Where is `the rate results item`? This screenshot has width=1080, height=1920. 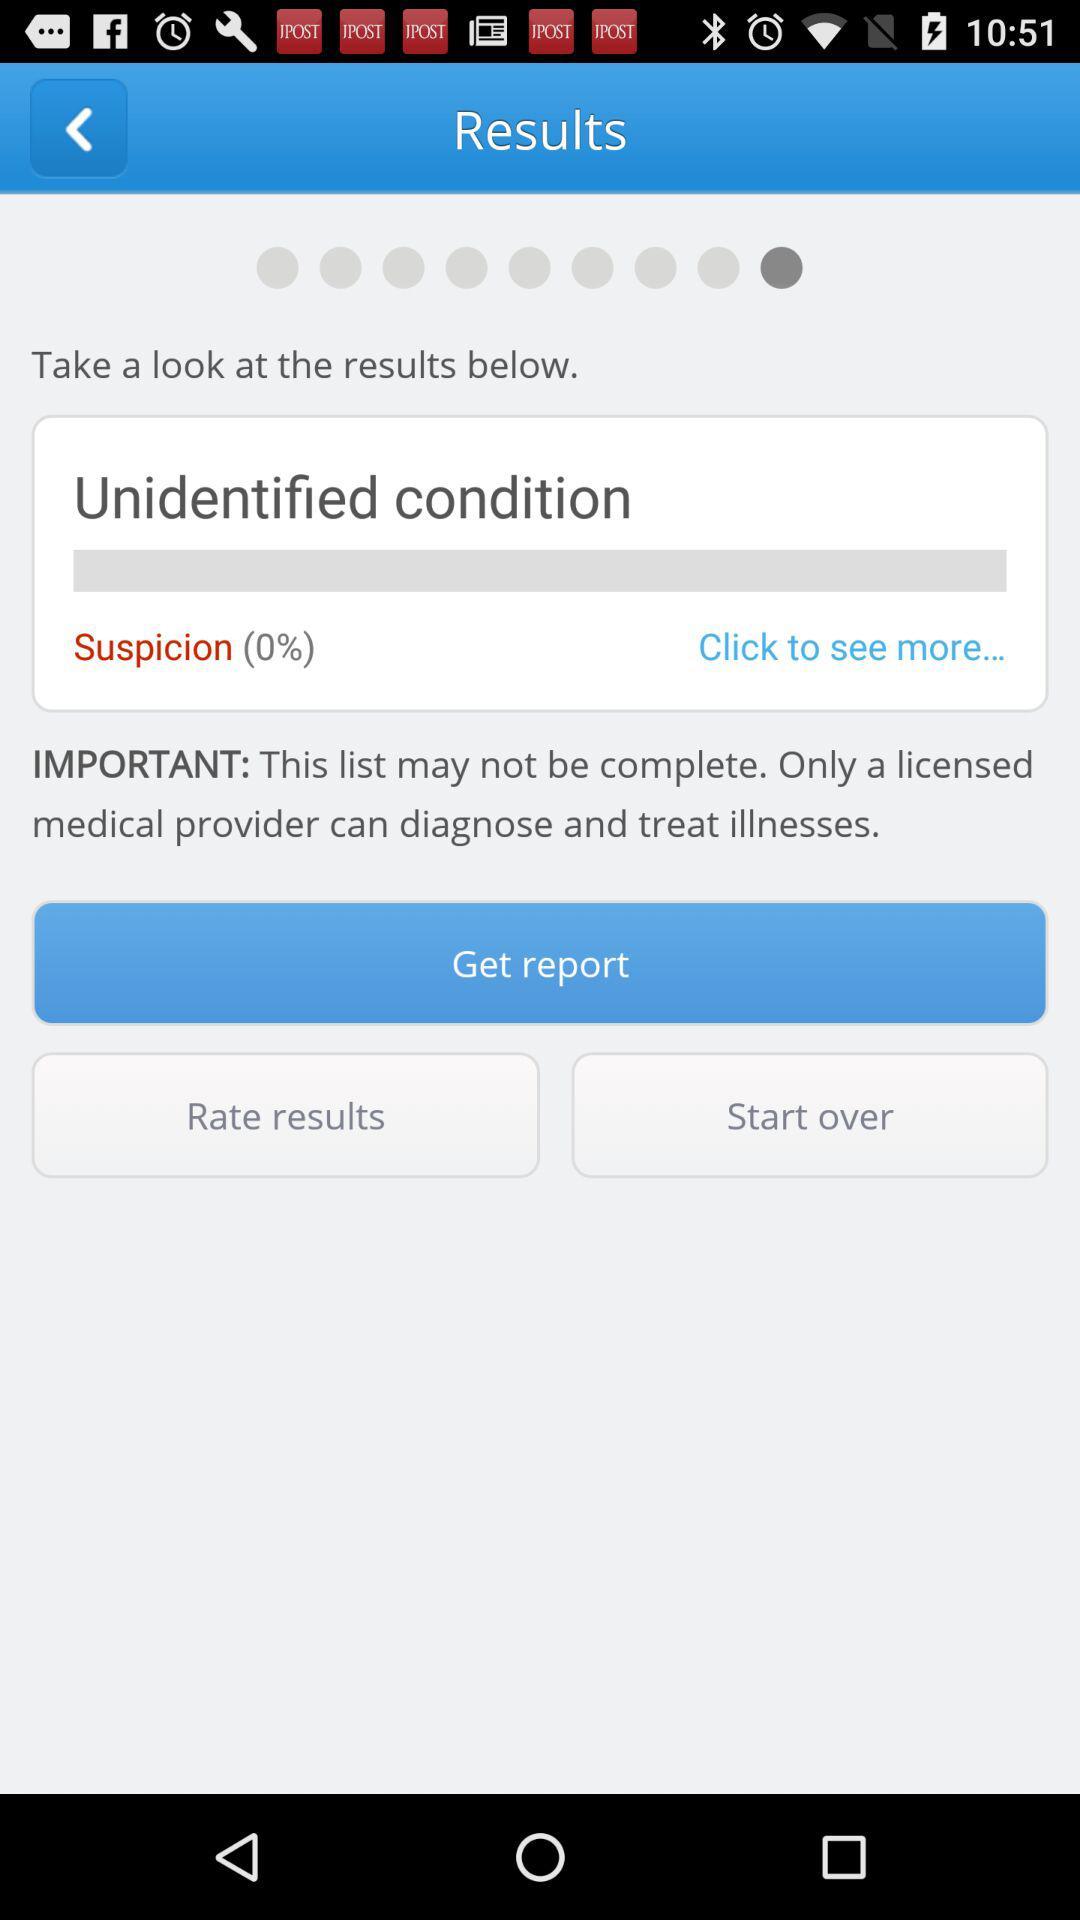
the rate results item is located at coordinates (285, 1114).